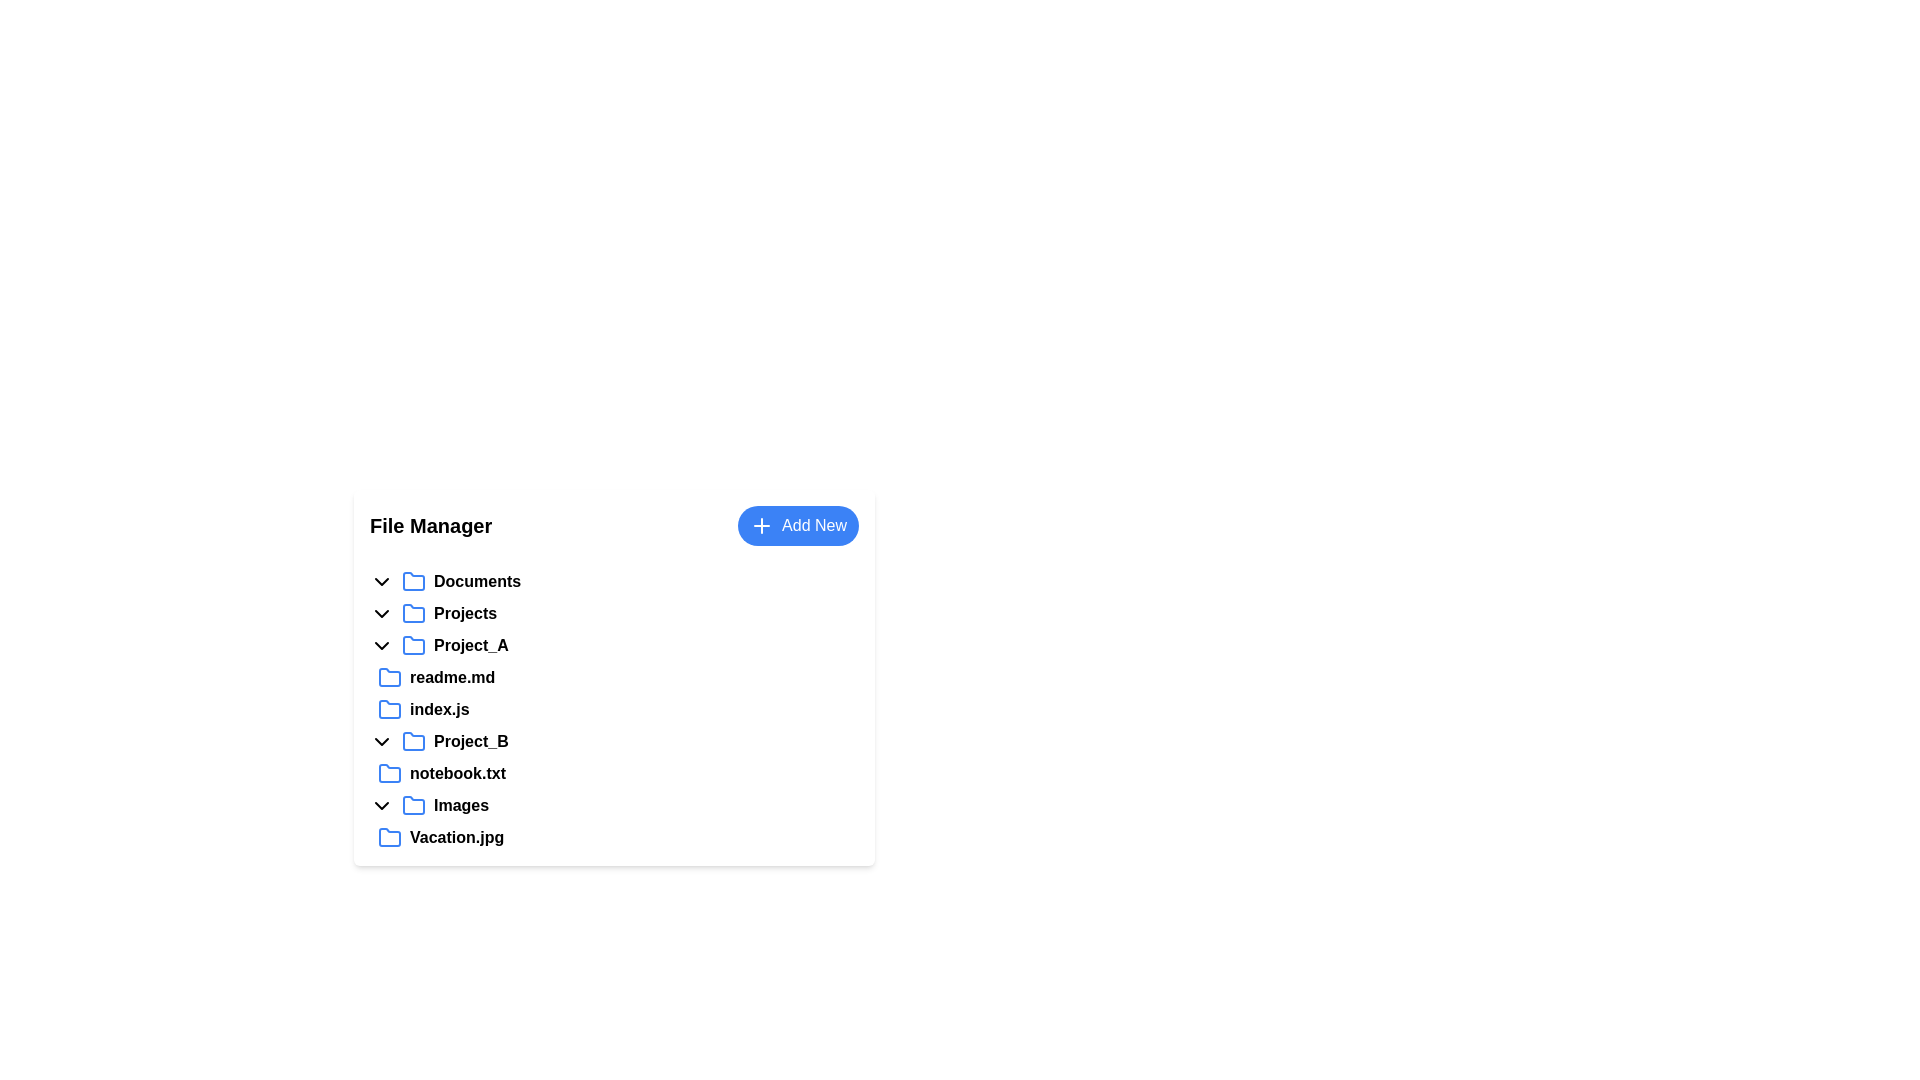 This screenshot has height=1080, width=1920. What do you see at coordinates (389, 676) in the screenshot?
I see `the folder icon with a blue outline labeled 'Project_A'` at bounding box center [389, 676].